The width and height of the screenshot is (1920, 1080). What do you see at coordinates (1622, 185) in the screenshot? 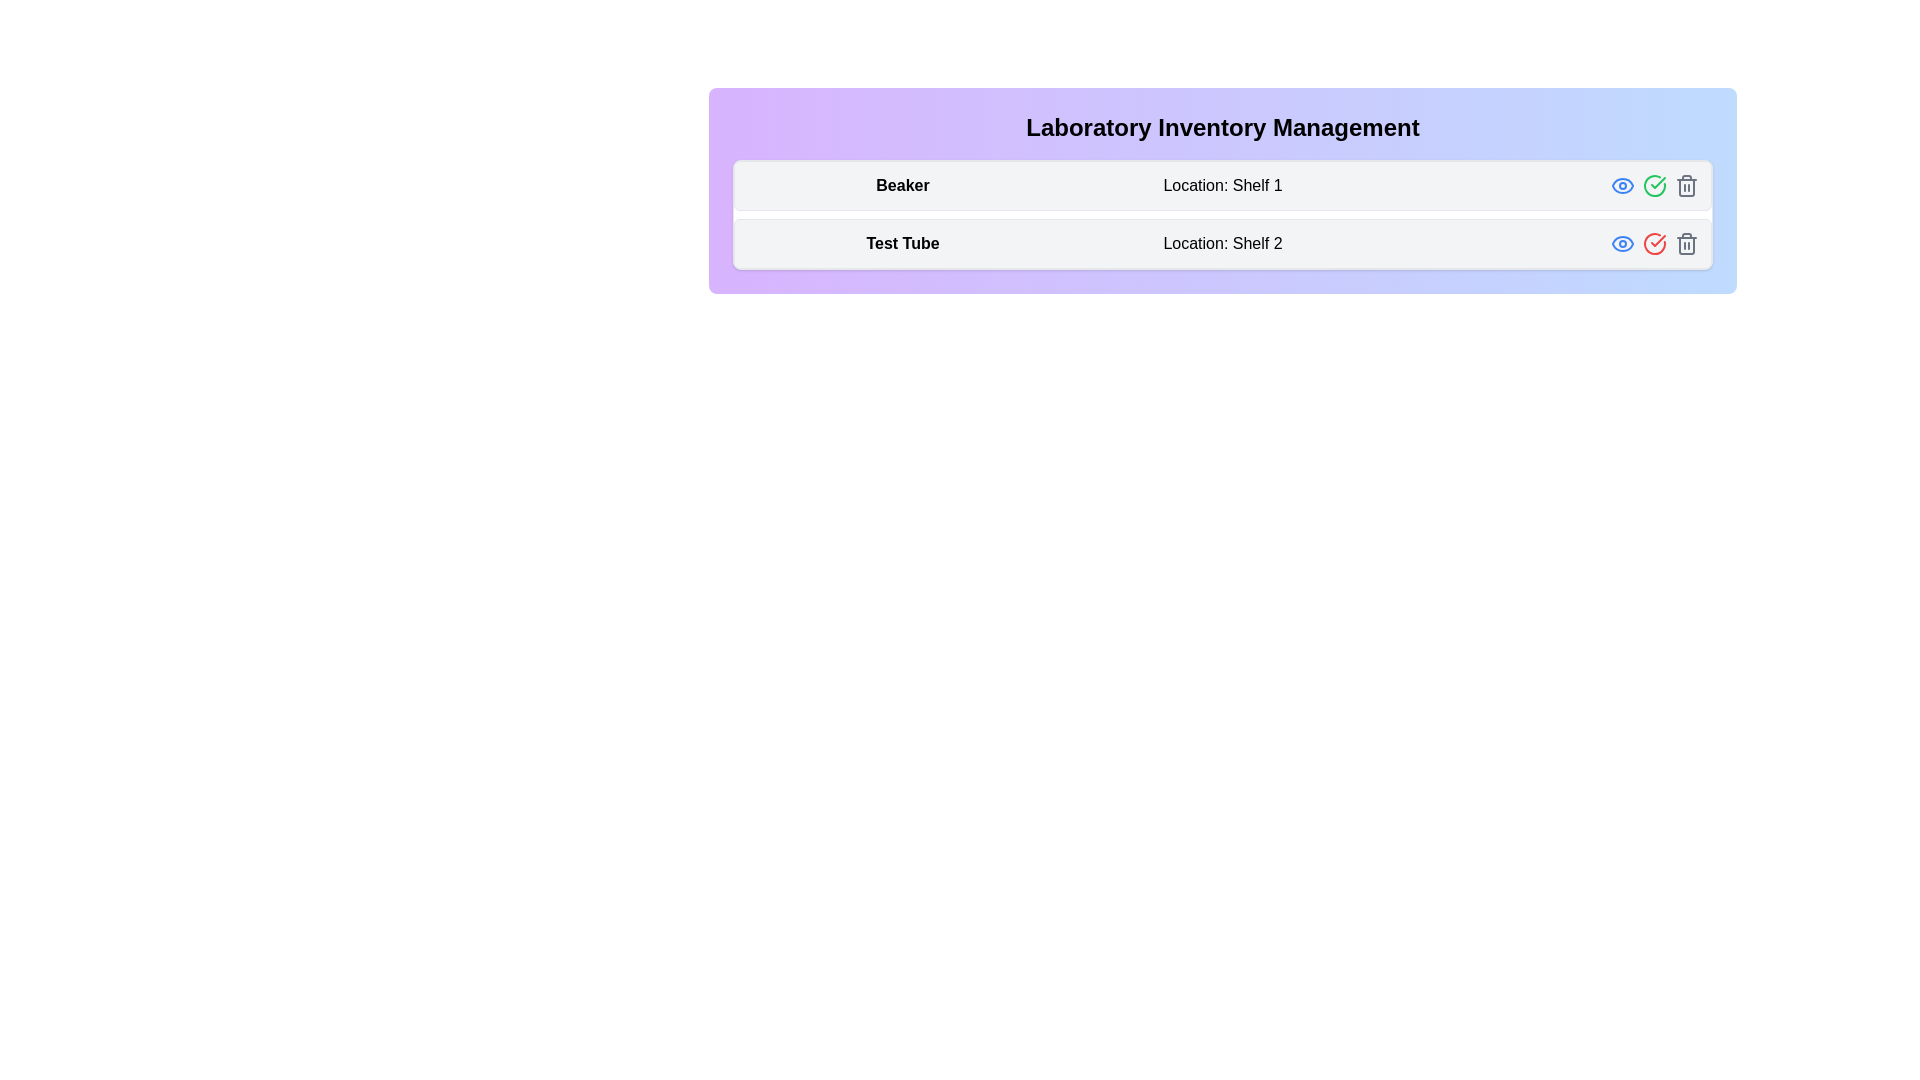
I see `eye icon to view details of the inventory item Beaker` at bounding box center [1622, 185].